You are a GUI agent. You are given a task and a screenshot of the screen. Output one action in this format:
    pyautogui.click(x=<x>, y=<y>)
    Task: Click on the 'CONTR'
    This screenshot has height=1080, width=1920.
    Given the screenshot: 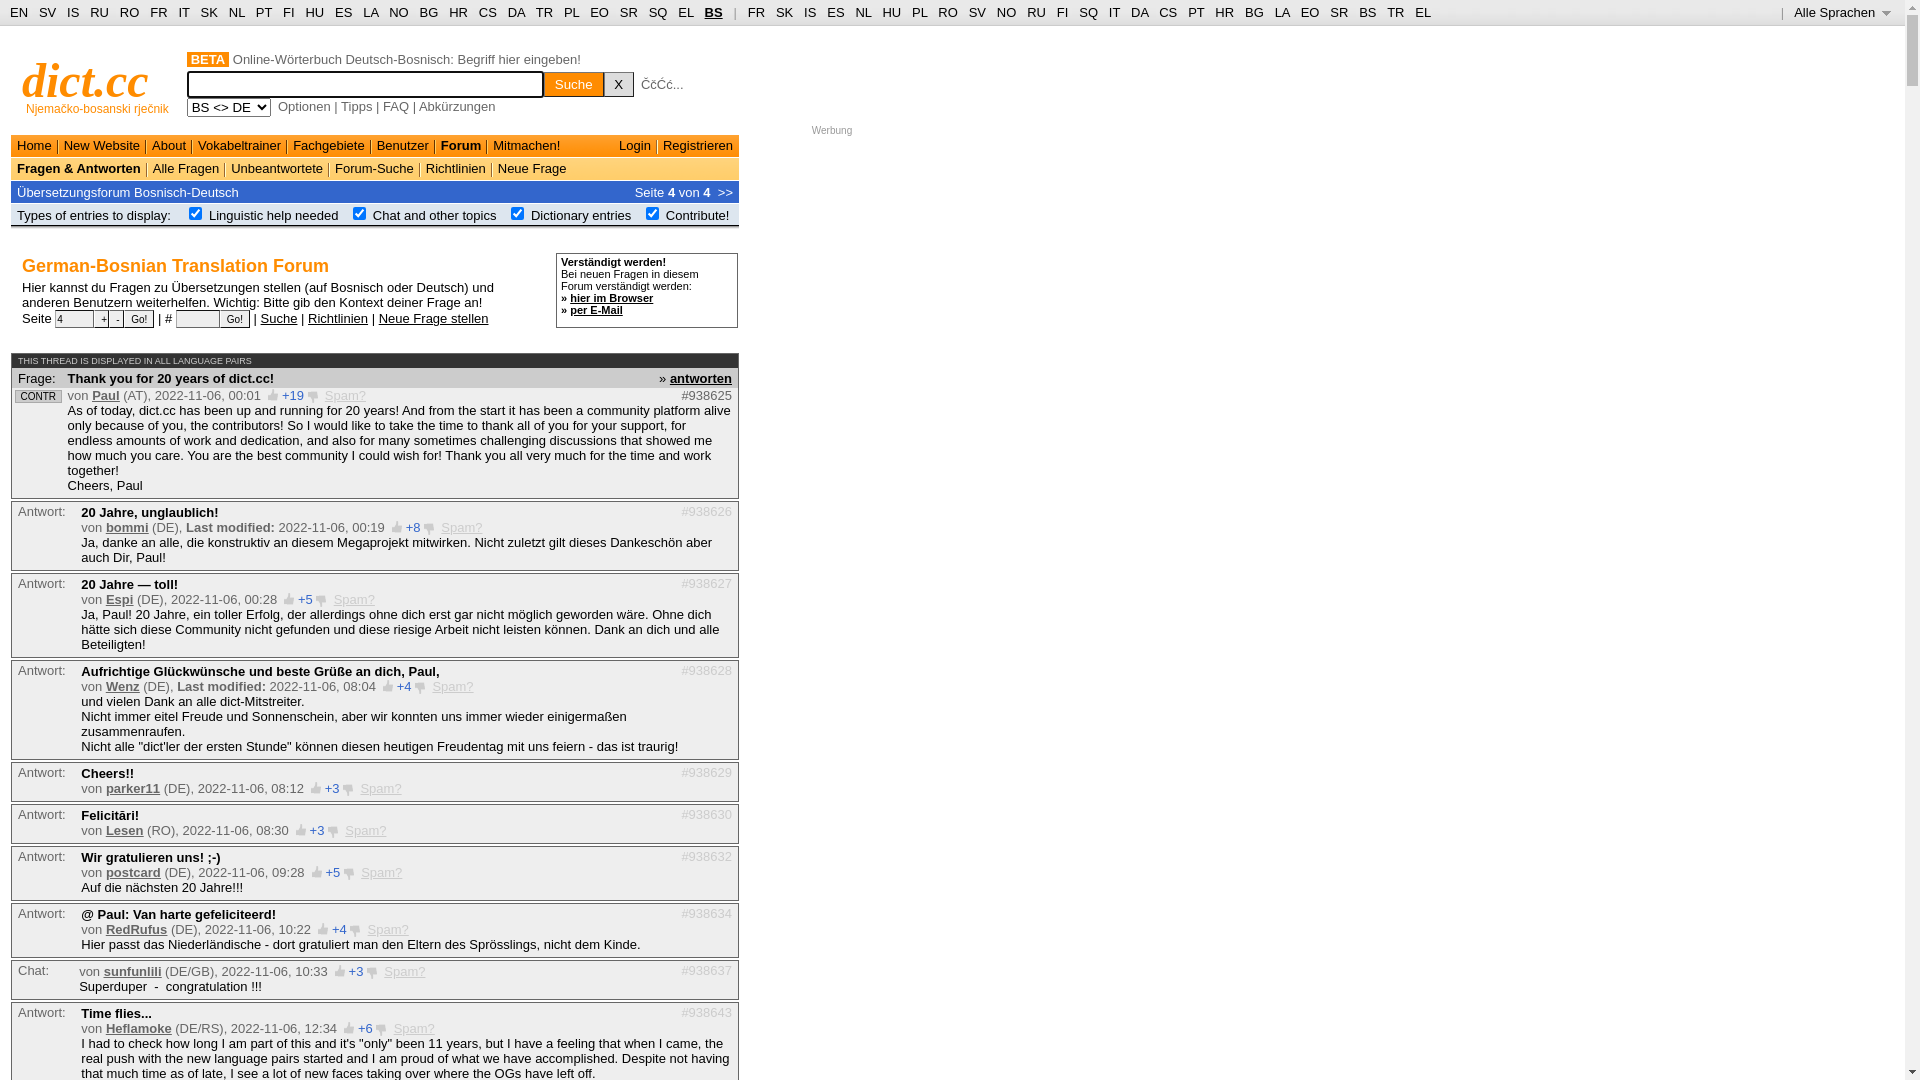 What is the action you would take?
    pyautogui.click(x=38, y=396)
    